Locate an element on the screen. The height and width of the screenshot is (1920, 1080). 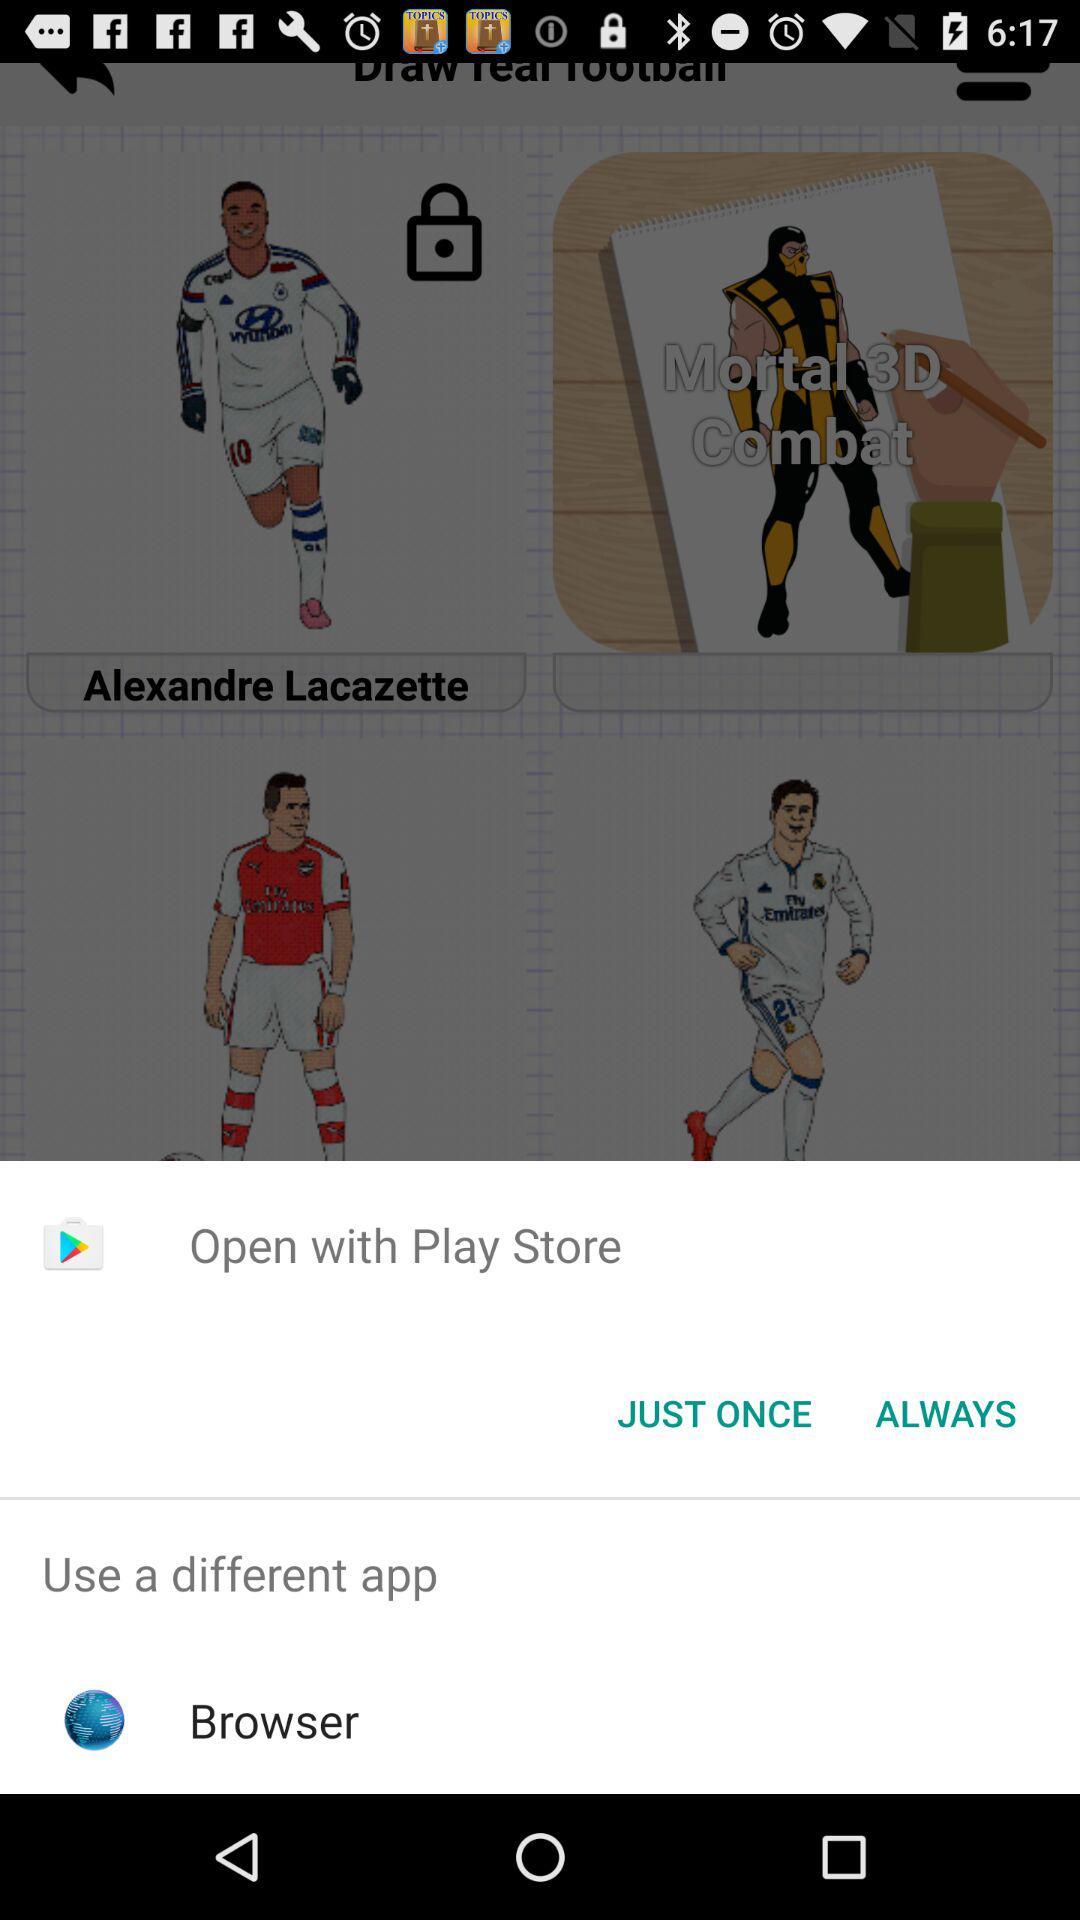
the icon to the right of just once item is located at coordinates (945, 1411).